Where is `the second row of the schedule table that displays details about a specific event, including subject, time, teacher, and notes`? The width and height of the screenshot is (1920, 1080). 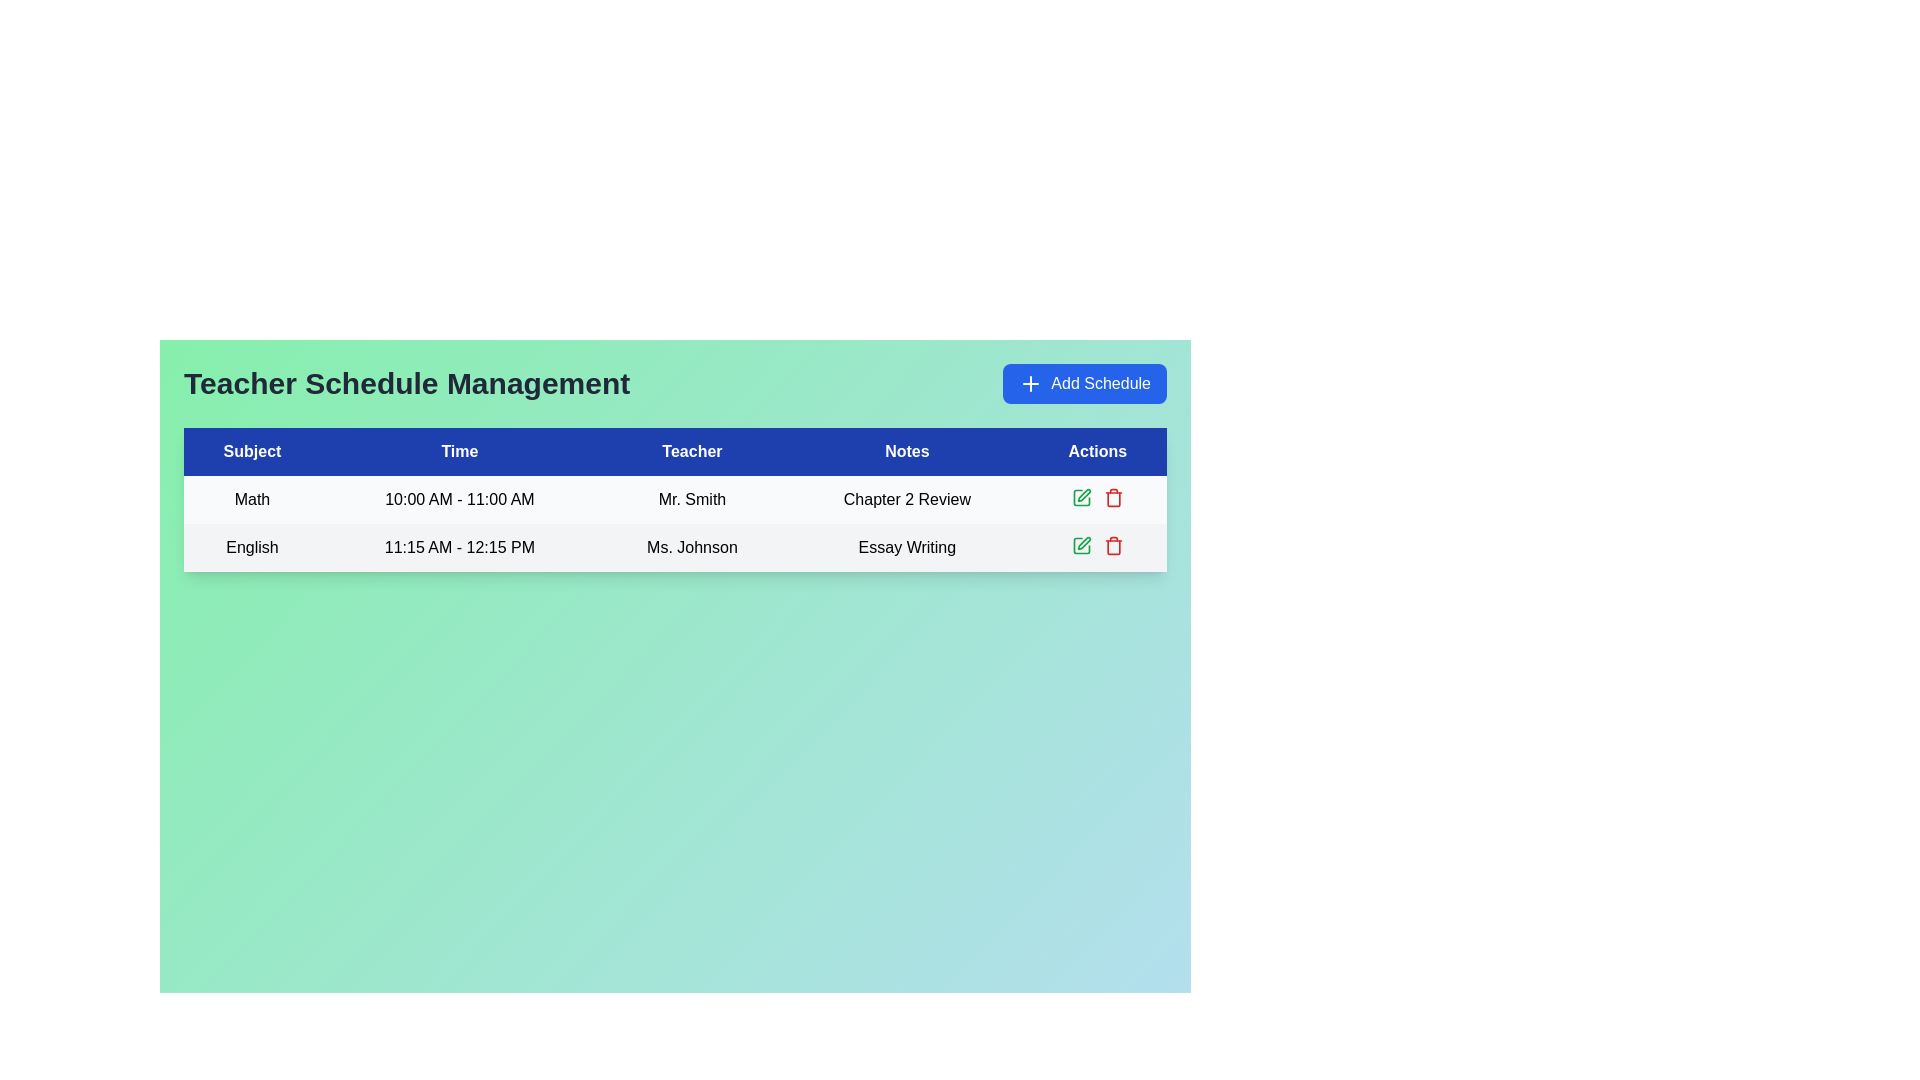 the second row of the schedule table that displays details about a specific event, including subject, time, teacher, and notes is located at coordinates (675, 547).